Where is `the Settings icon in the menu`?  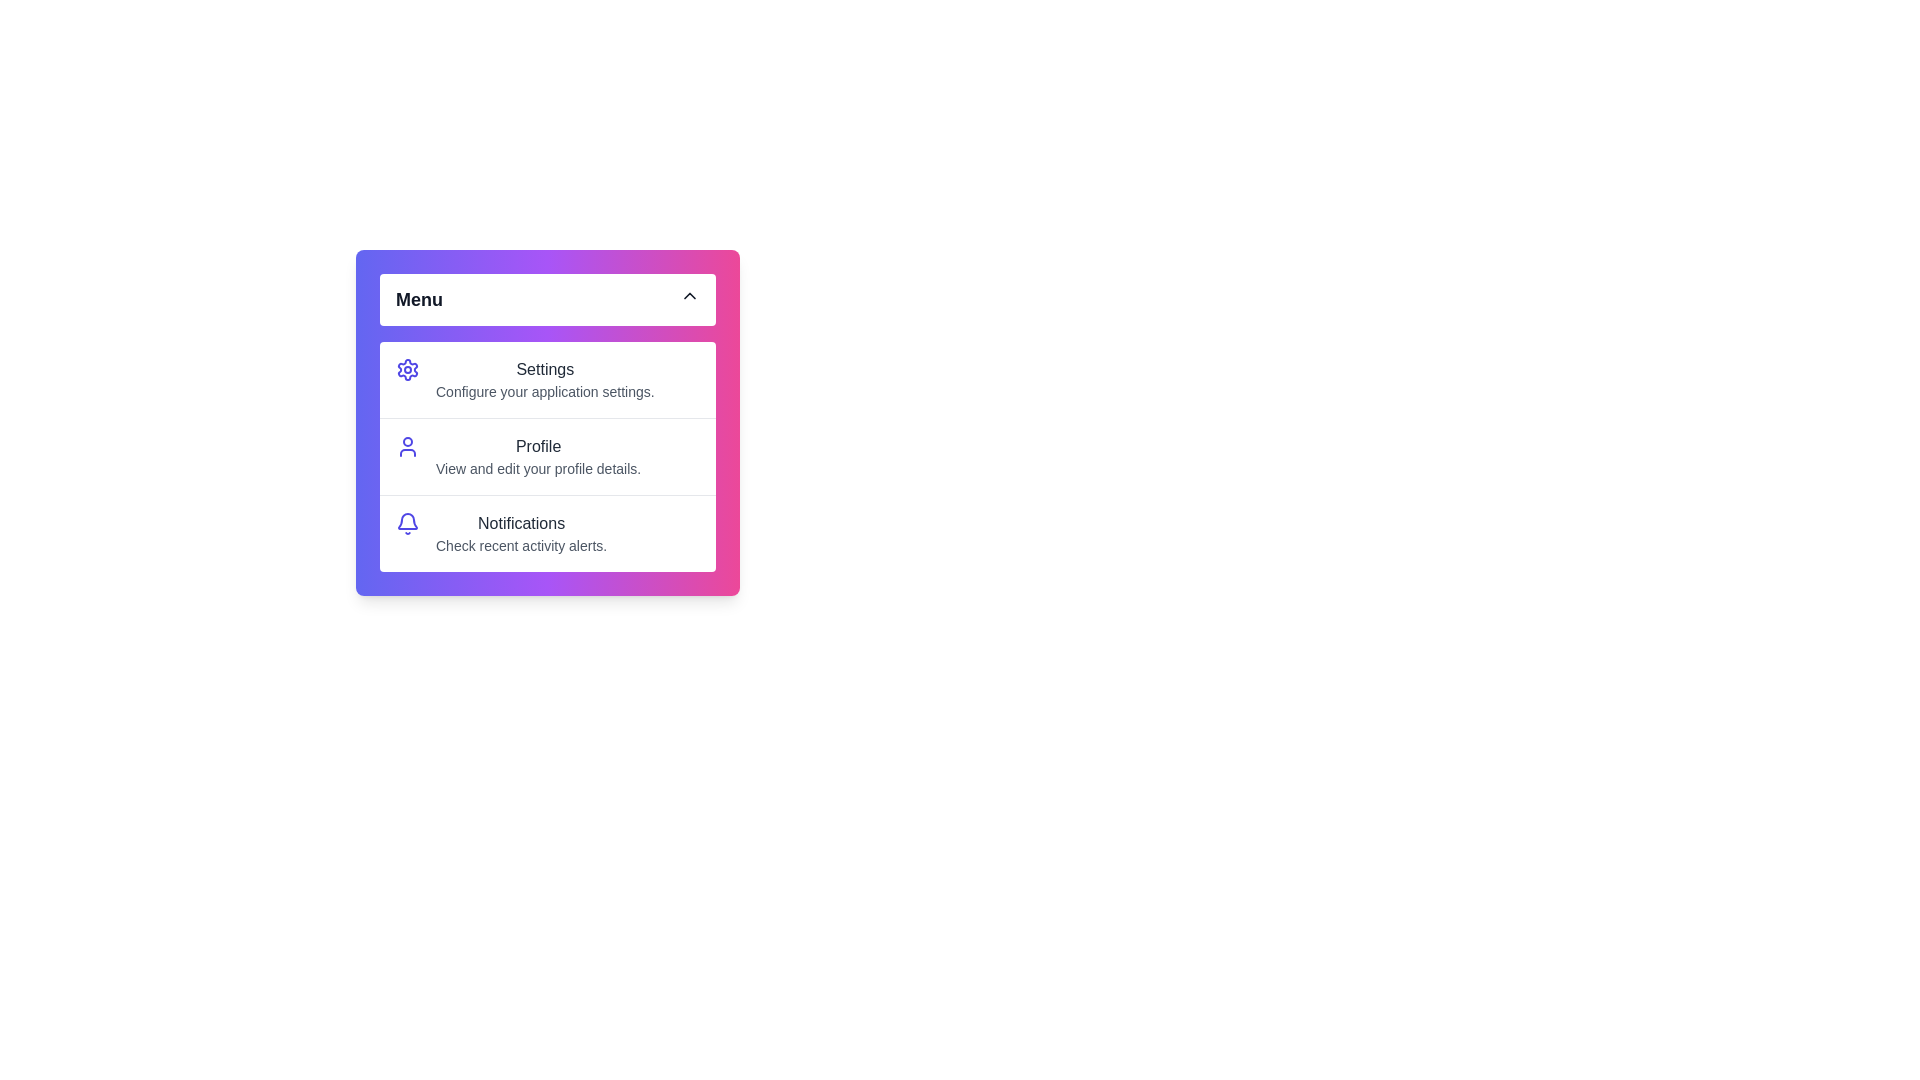 the Settings icon in the menu is located at coordinates (407, 370).